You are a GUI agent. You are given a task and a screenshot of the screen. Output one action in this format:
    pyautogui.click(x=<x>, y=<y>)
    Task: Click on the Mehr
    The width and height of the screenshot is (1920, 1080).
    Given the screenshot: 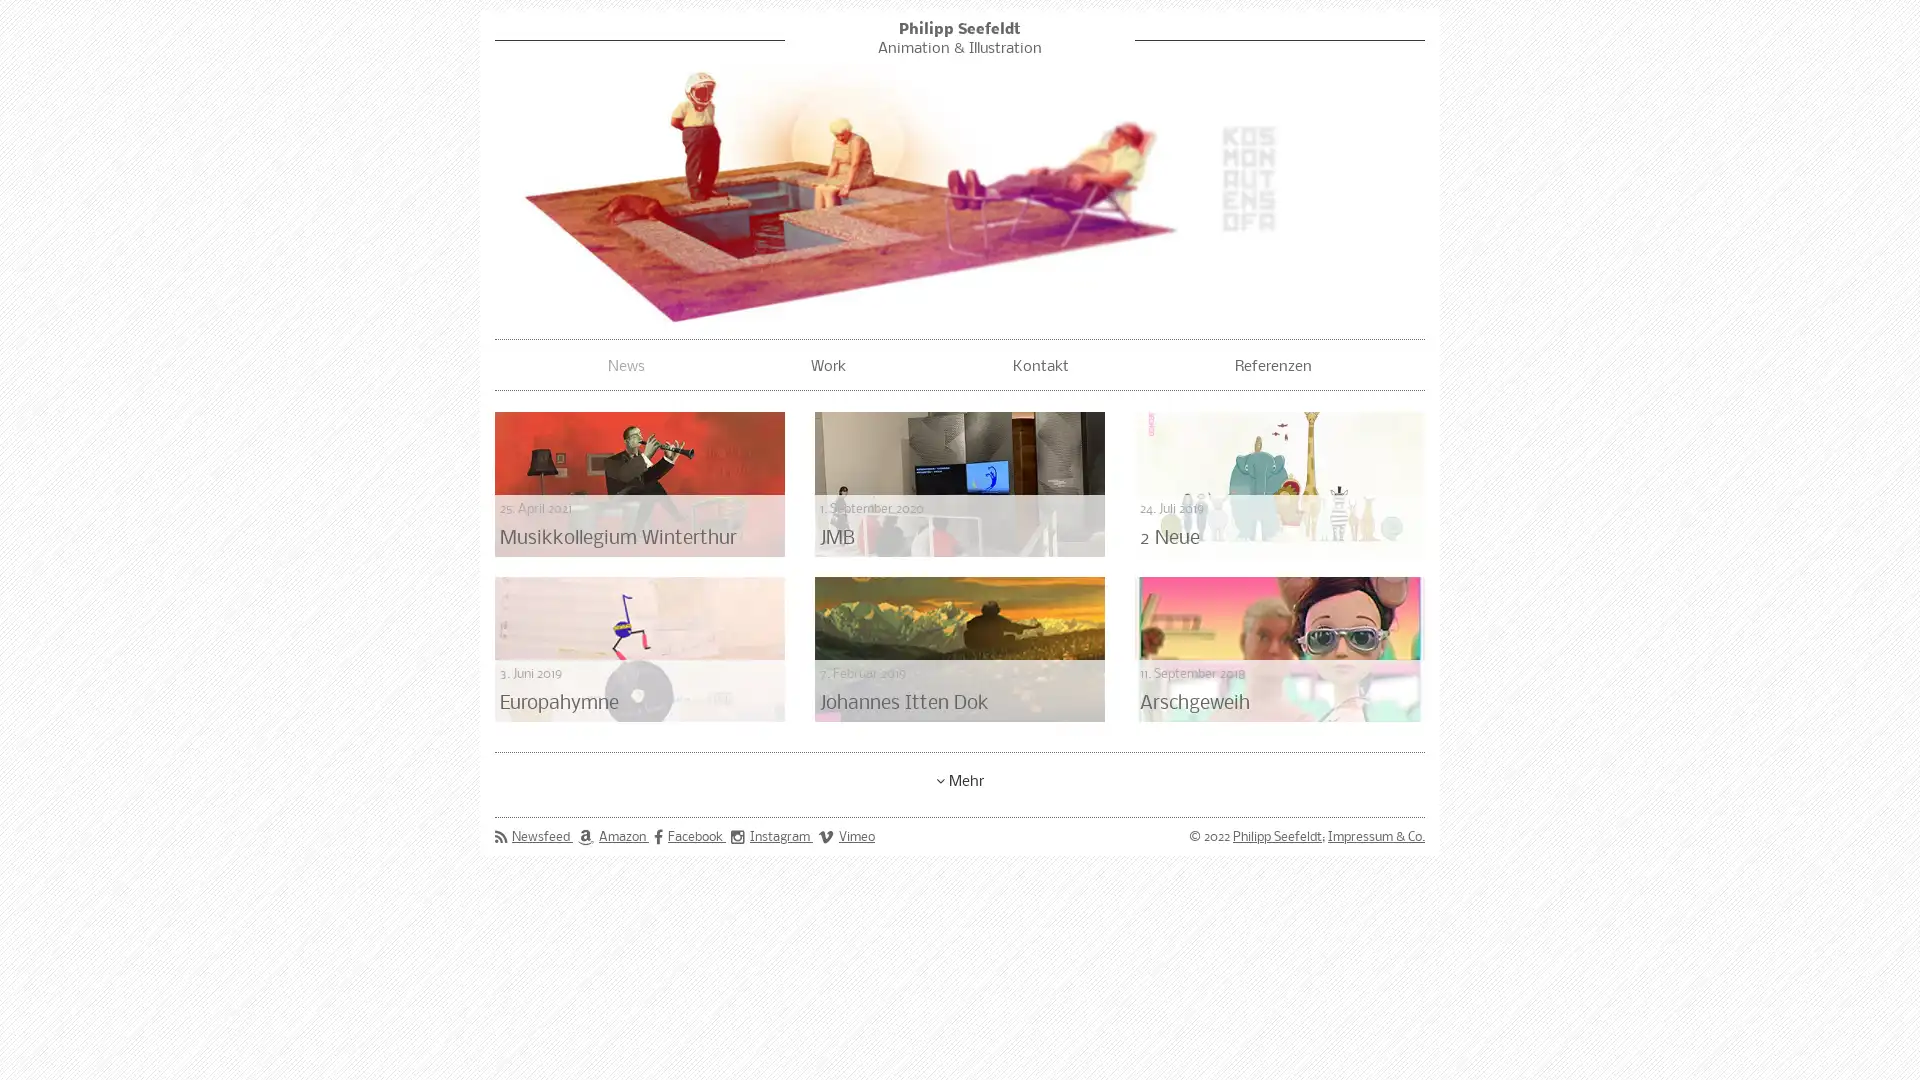 What is the action you would take?
    pyautogui.click(x=960, y=778)
    